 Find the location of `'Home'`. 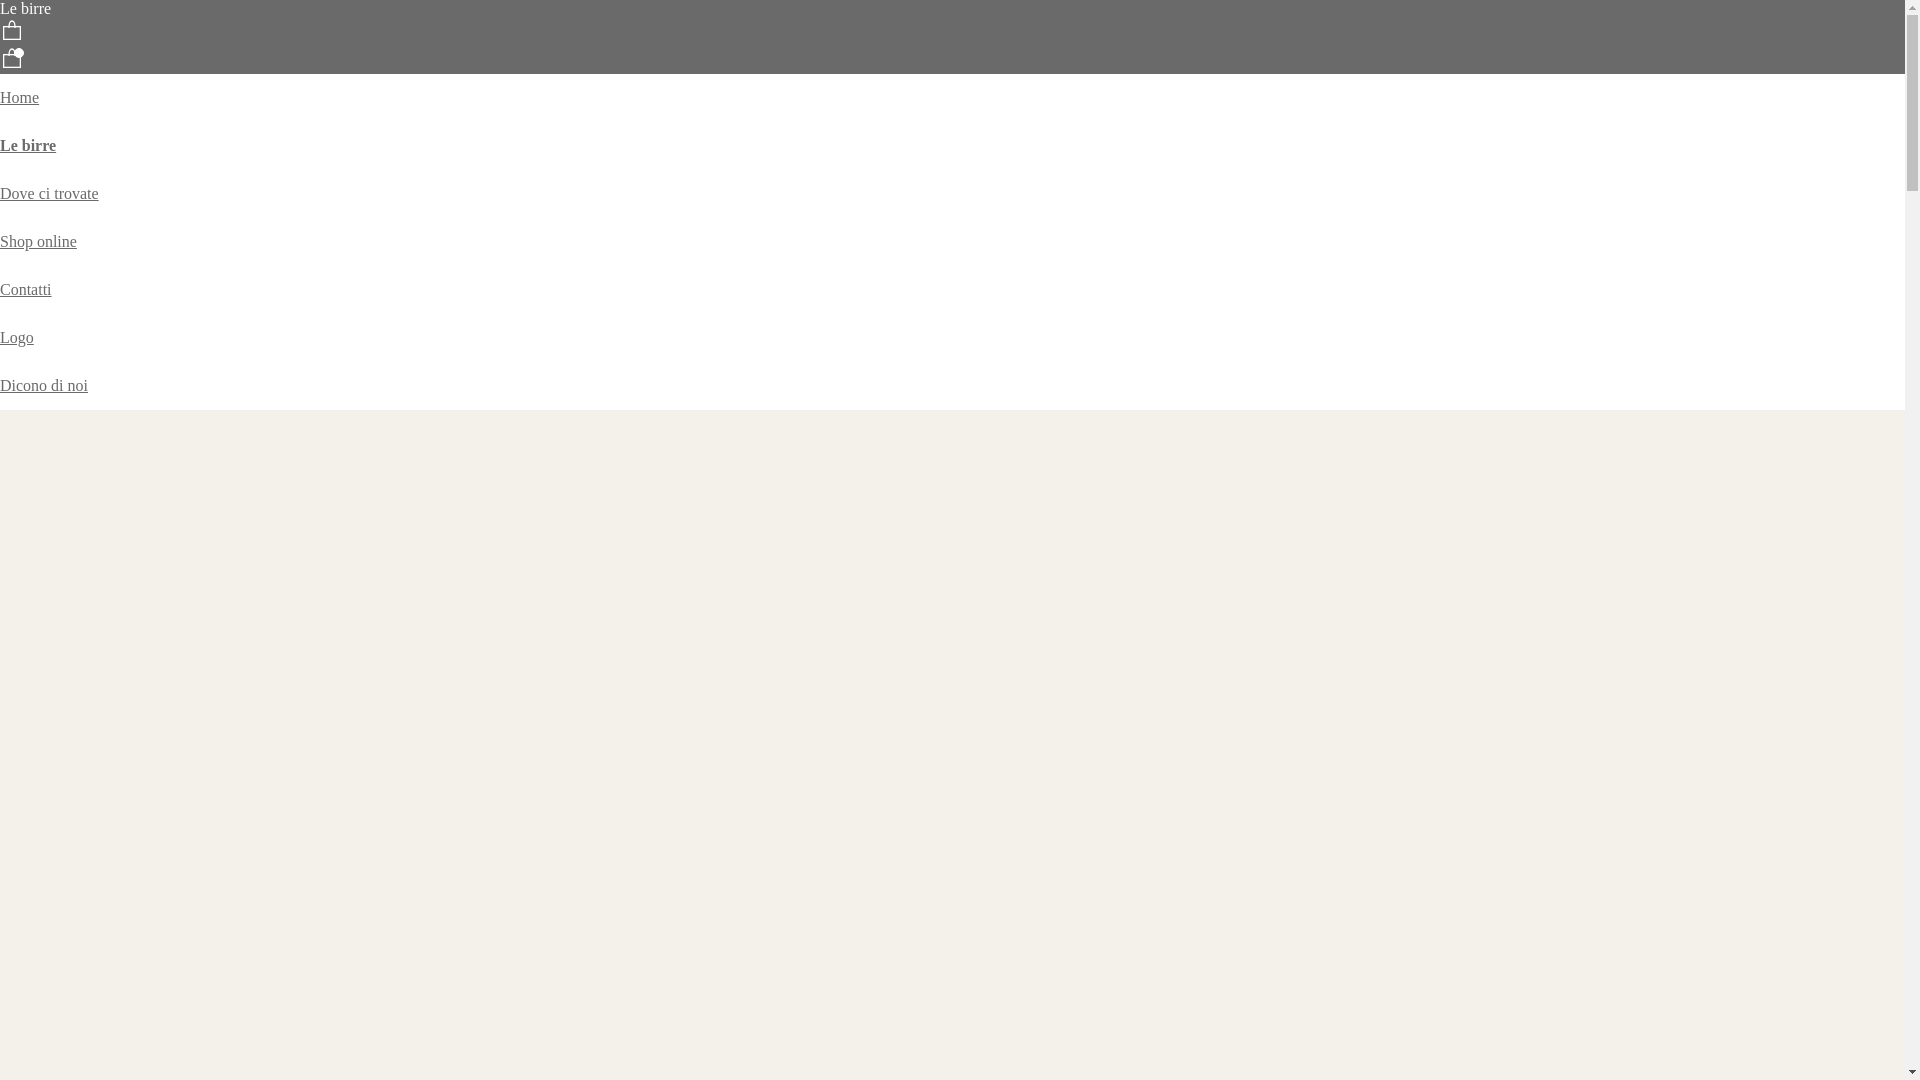

'Home' is located at coordinates (19, 97).